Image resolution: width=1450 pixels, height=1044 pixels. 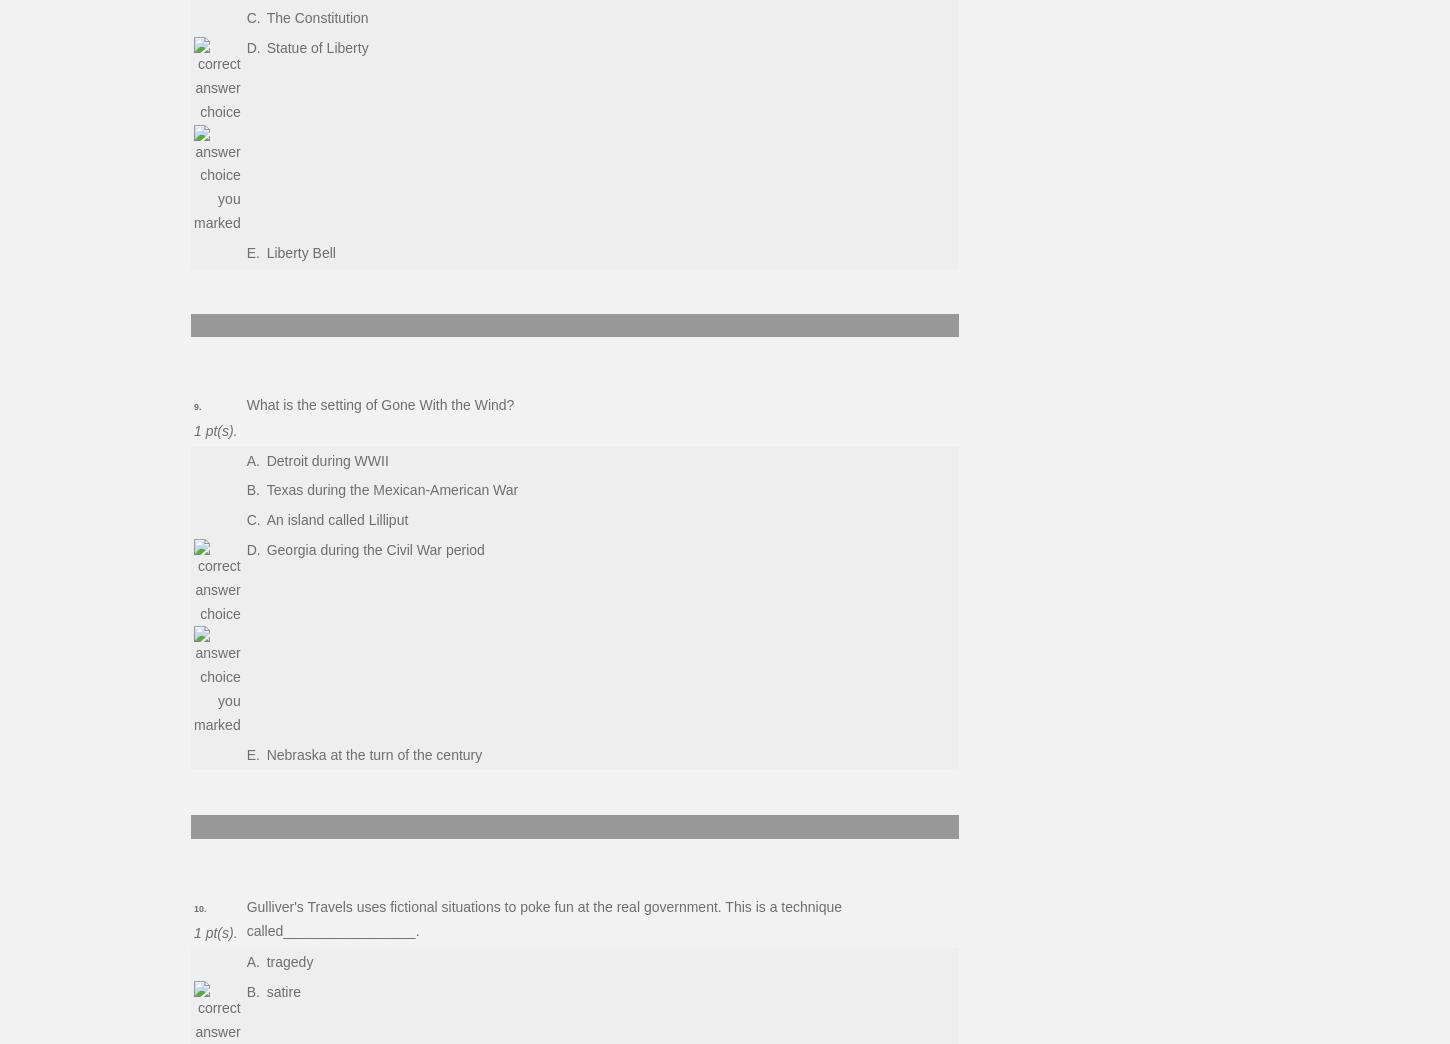 What do you see at coordinates (196, 405) in the screenshot?
I see `'9.'` at bounding box center [196, 405].